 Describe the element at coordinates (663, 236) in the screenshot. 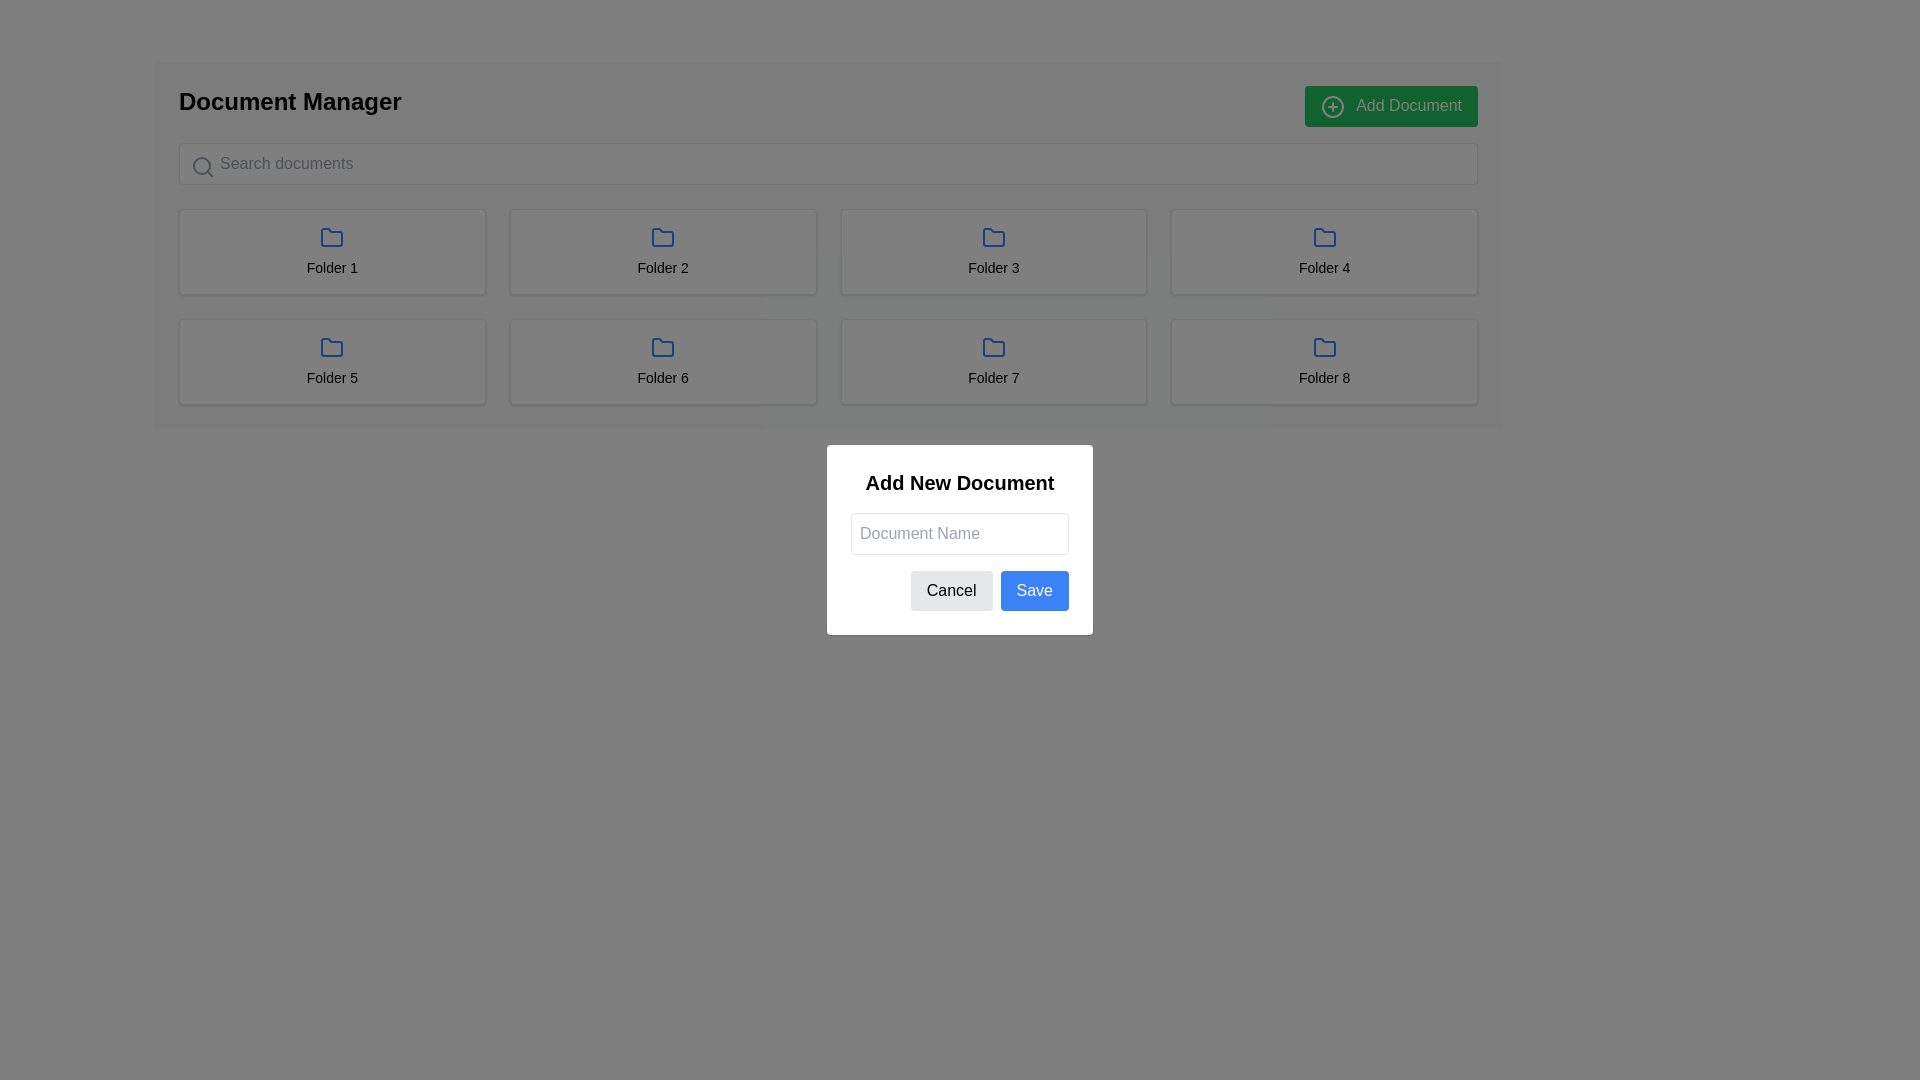

I see `the second folder icon in the grid layout, located in the first row, second column` at that location.